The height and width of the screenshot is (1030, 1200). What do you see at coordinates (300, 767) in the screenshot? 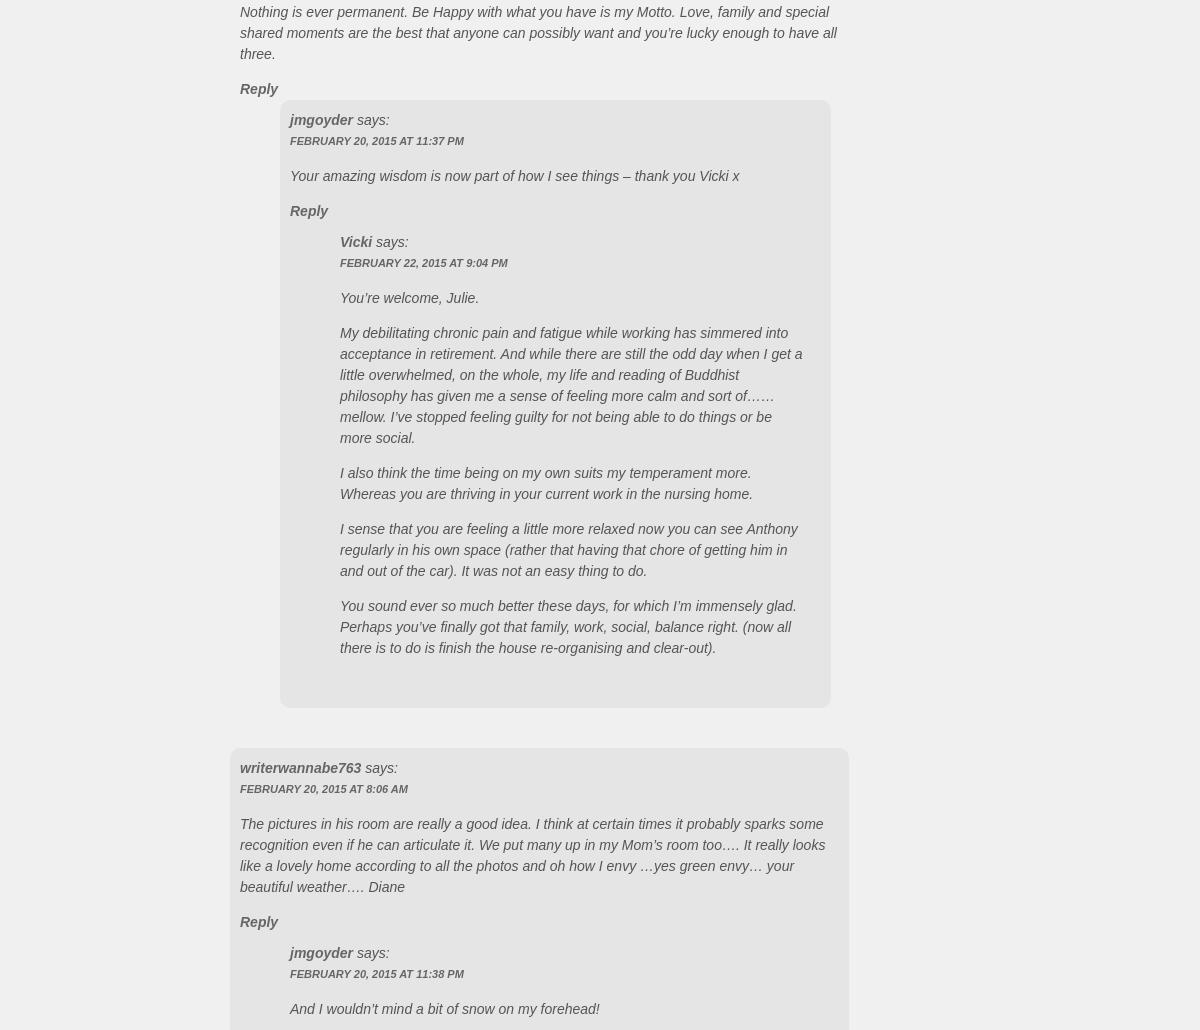
I see `'writerwannabe763'` at bounding box center [300, 767].